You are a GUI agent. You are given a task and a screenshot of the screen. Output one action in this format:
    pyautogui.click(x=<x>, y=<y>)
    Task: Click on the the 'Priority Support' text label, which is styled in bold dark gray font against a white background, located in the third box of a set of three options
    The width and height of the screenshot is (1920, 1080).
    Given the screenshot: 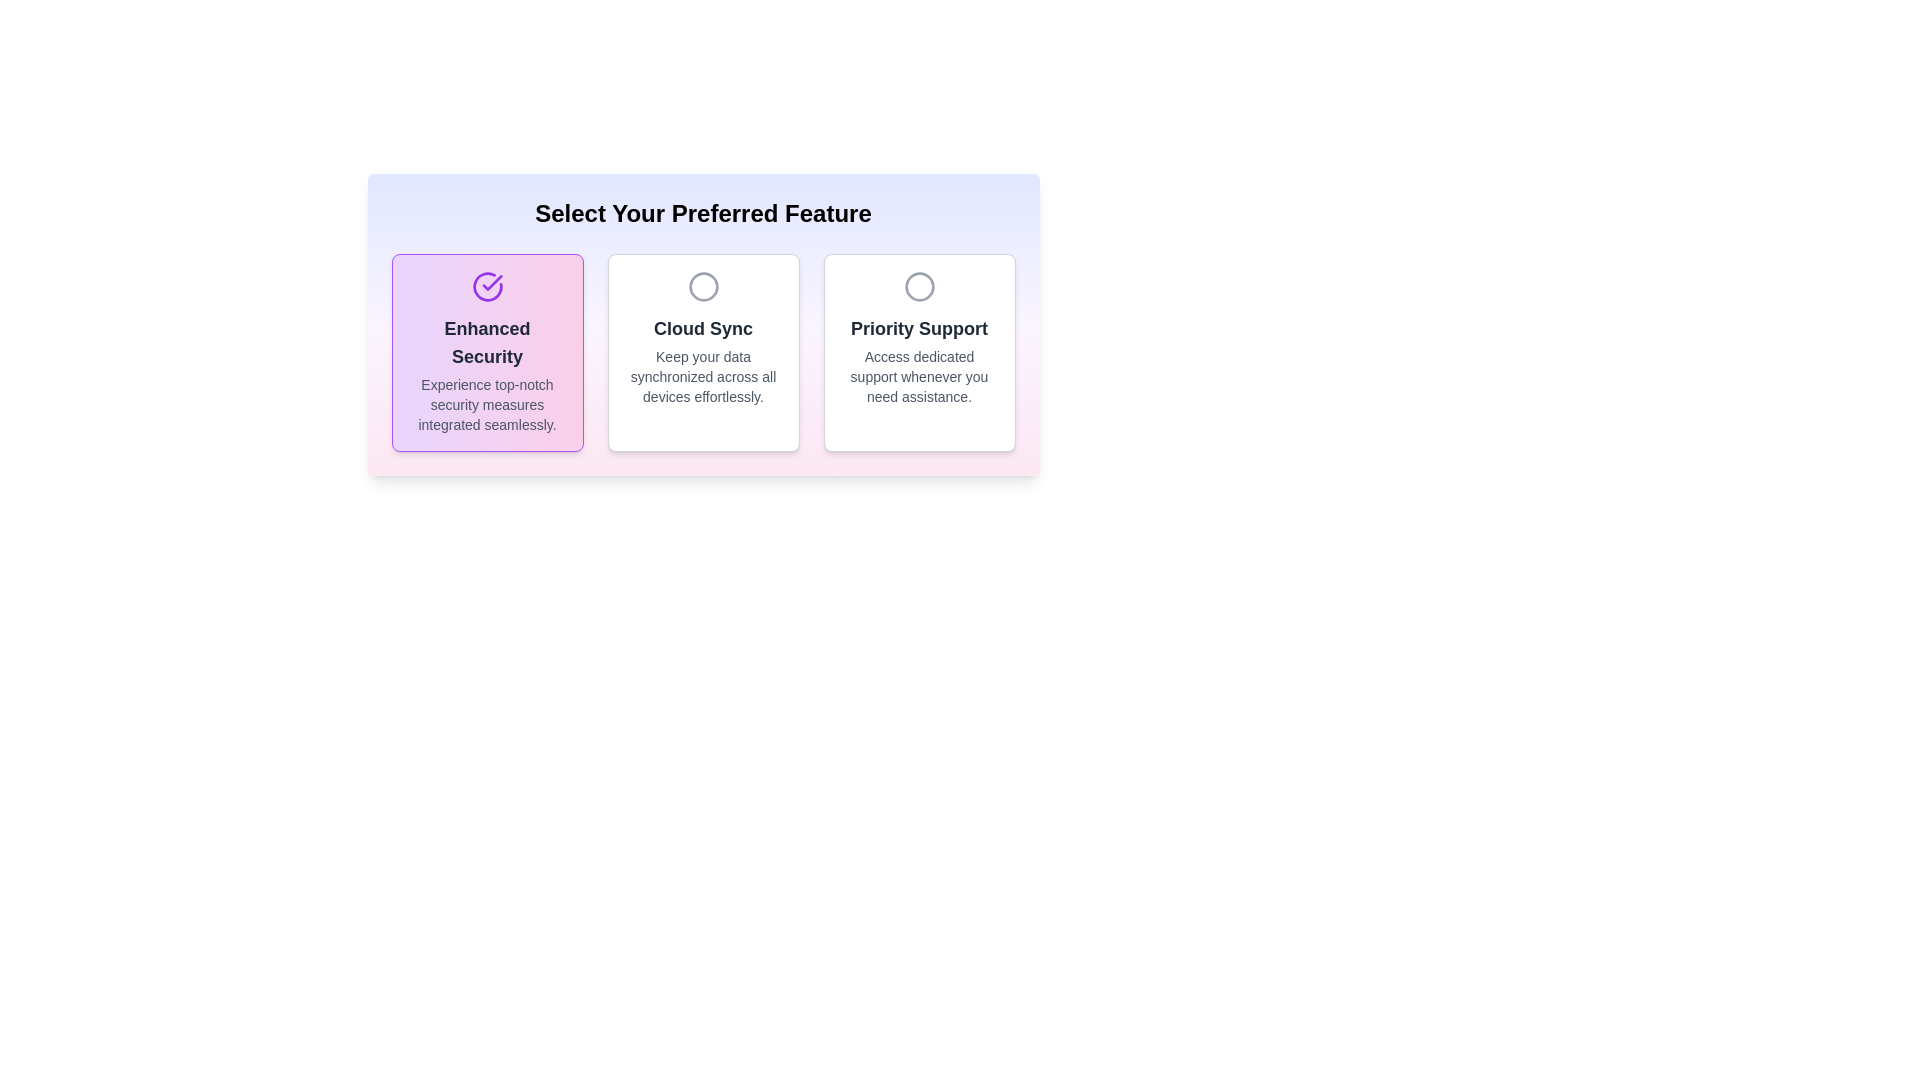 What is the action you would take?
    pyautogui.click(x=918, y=327)
    